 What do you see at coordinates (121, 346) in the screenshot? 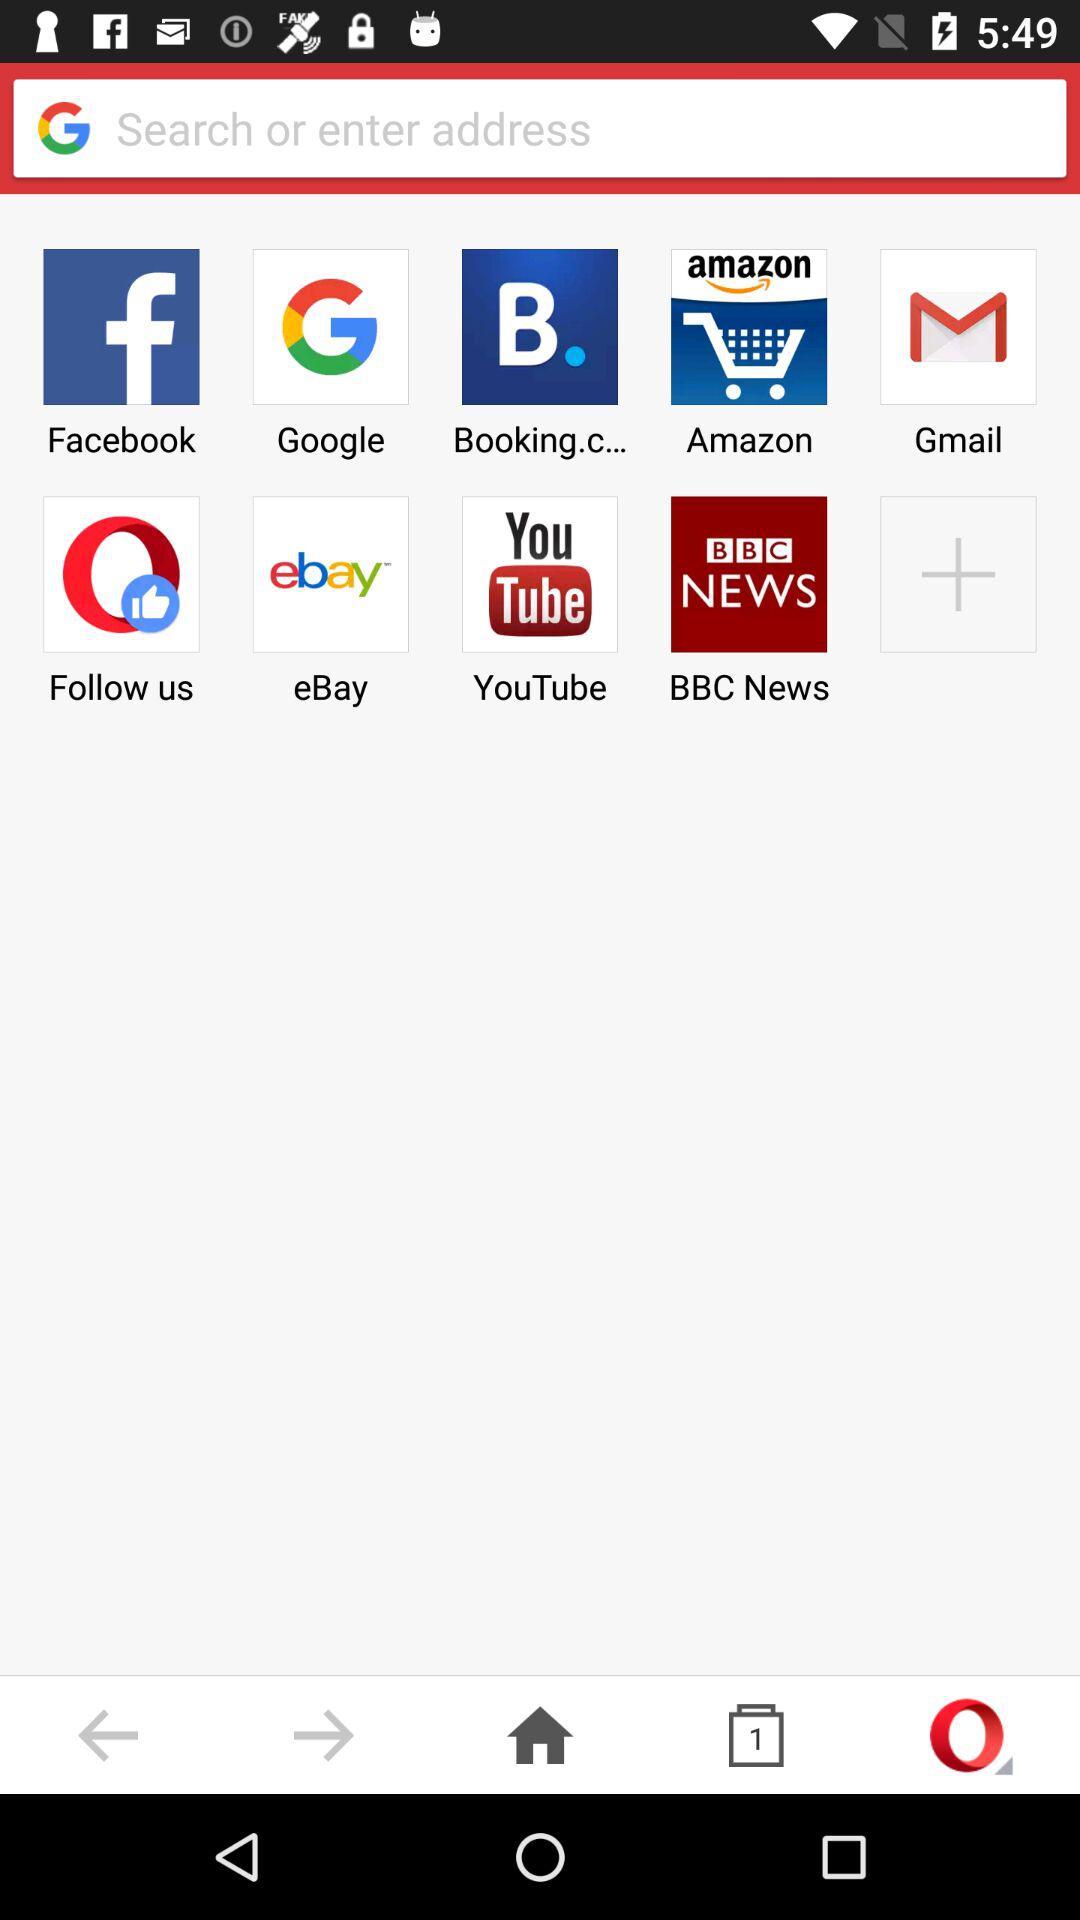
I see `the item to the left of the google item` at bounding box center [121, 346].